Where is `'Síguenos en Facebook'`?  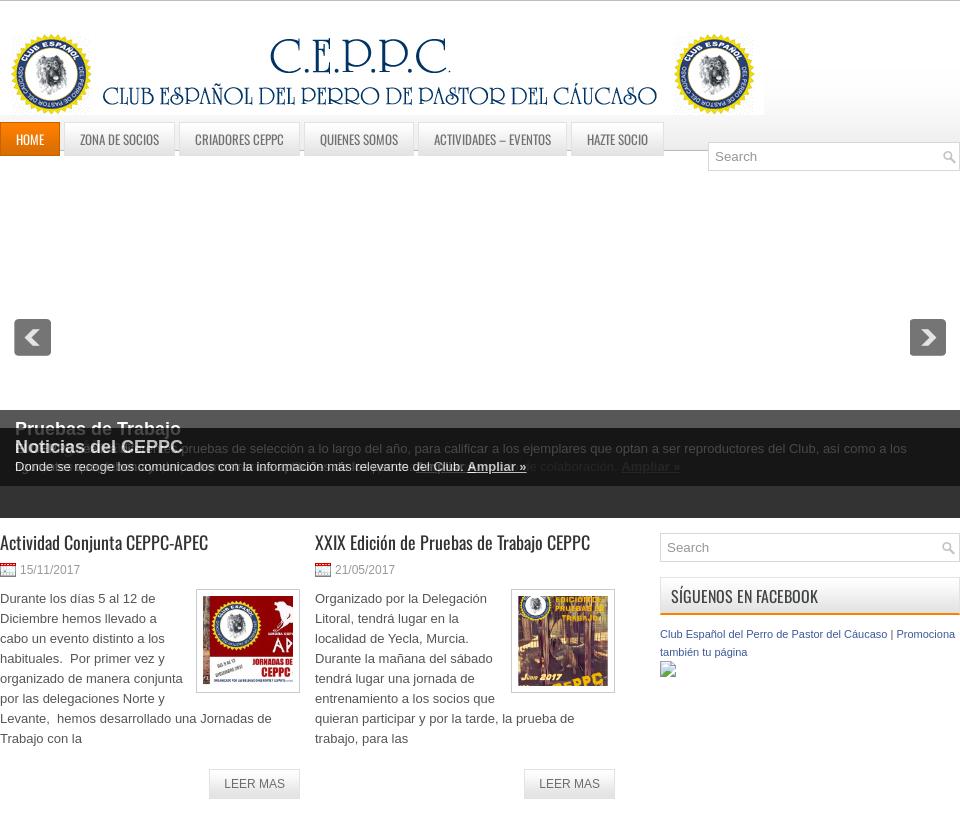
'Síguenos en Facebook' is located at coordinates (743, 594).